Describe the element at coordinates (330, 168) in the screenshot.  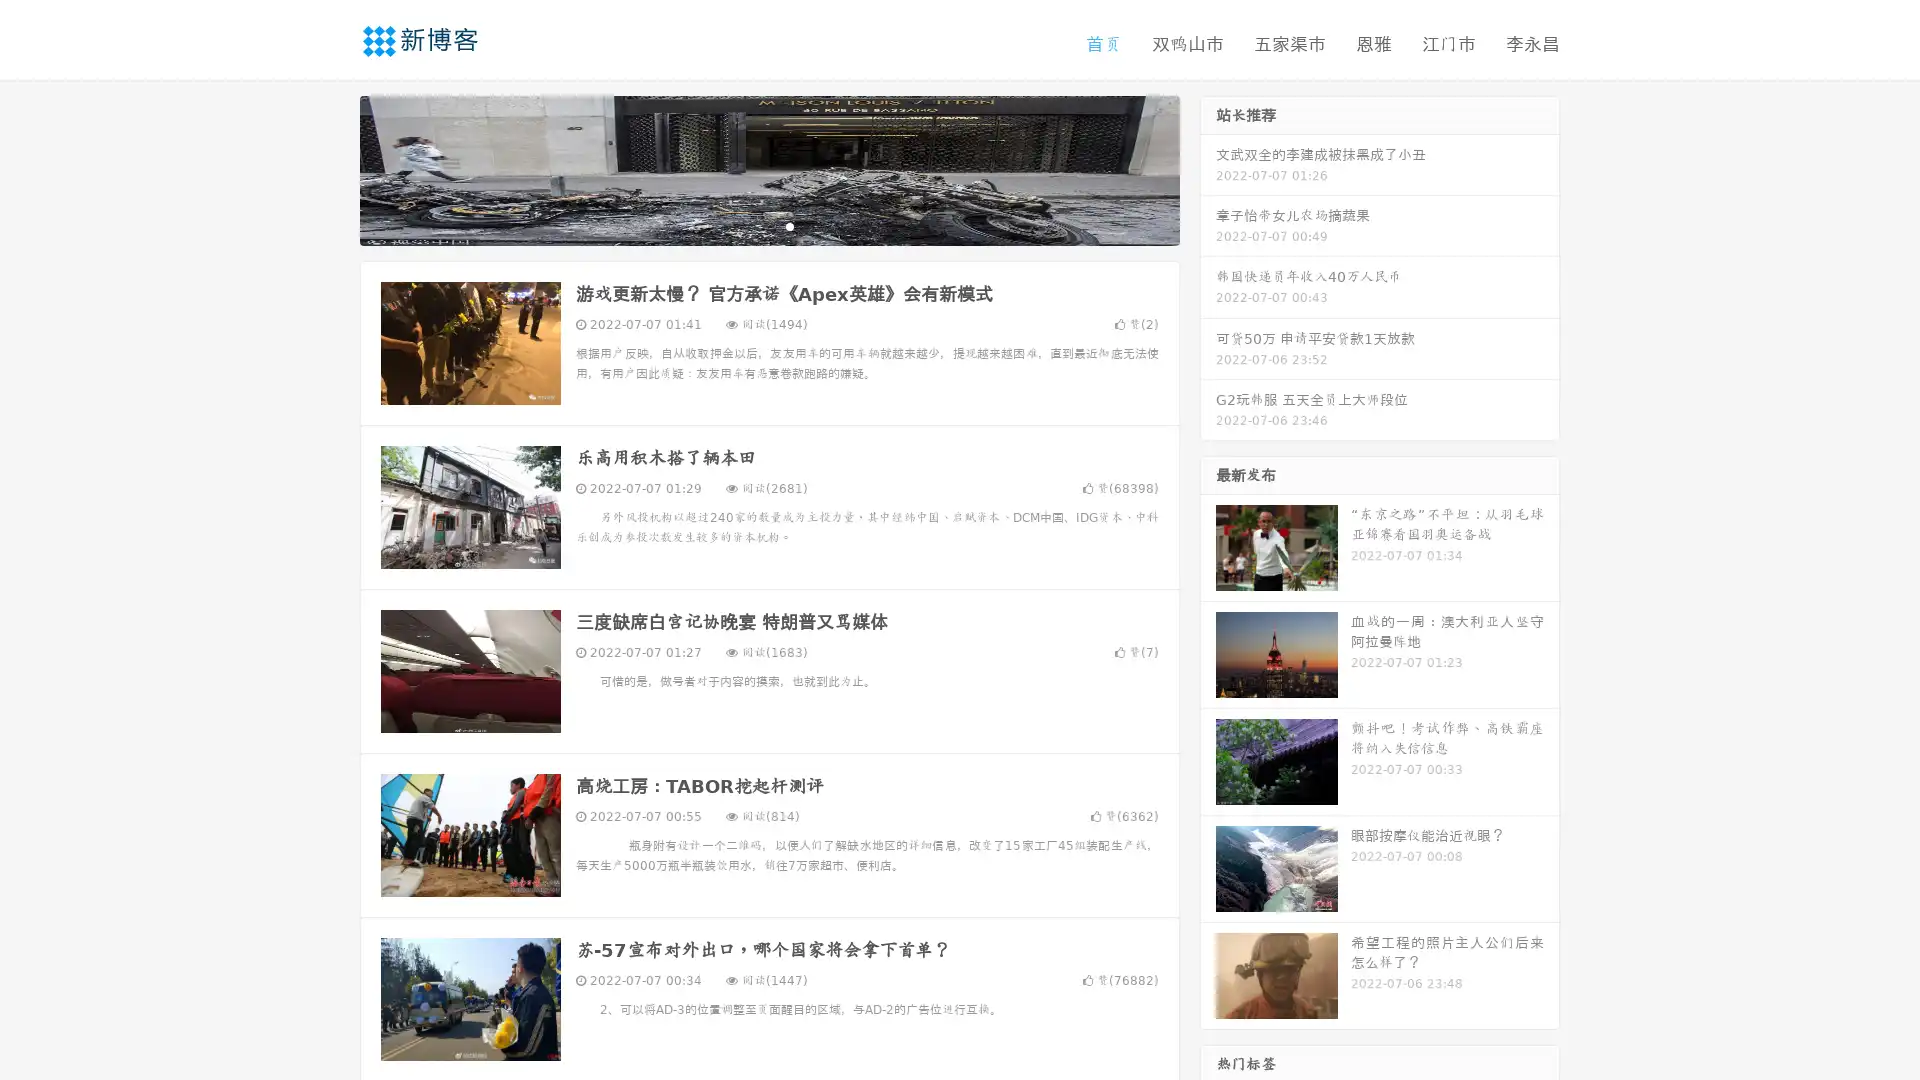
I see `Previous slide` at that location.